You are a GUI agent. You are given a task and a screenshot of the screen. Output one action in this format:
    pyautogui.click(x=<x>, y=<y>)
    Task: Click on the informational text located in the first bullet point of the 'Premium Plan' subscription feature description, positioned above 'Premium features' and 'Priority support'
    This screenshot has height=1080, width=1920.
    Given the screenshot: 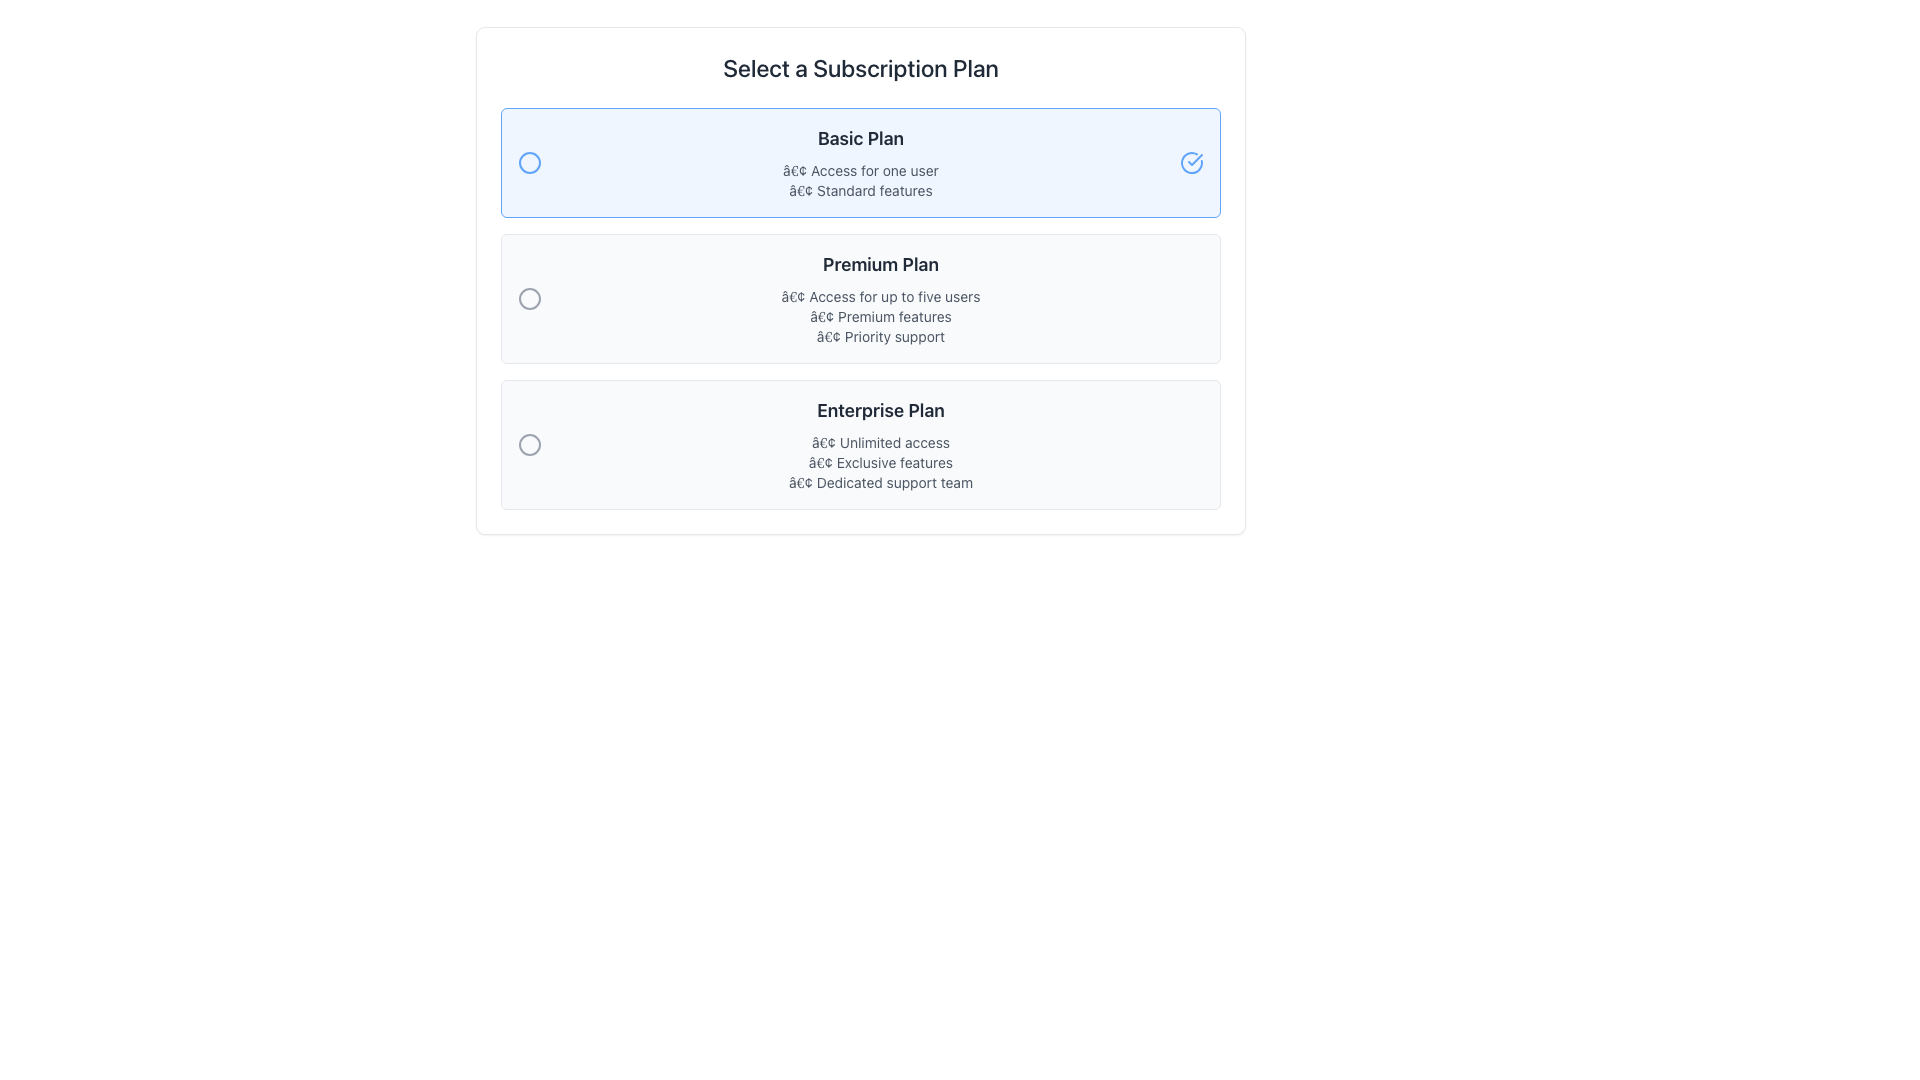 What is the action you would take?
    pyautogui.click(x=880, y=297)
    